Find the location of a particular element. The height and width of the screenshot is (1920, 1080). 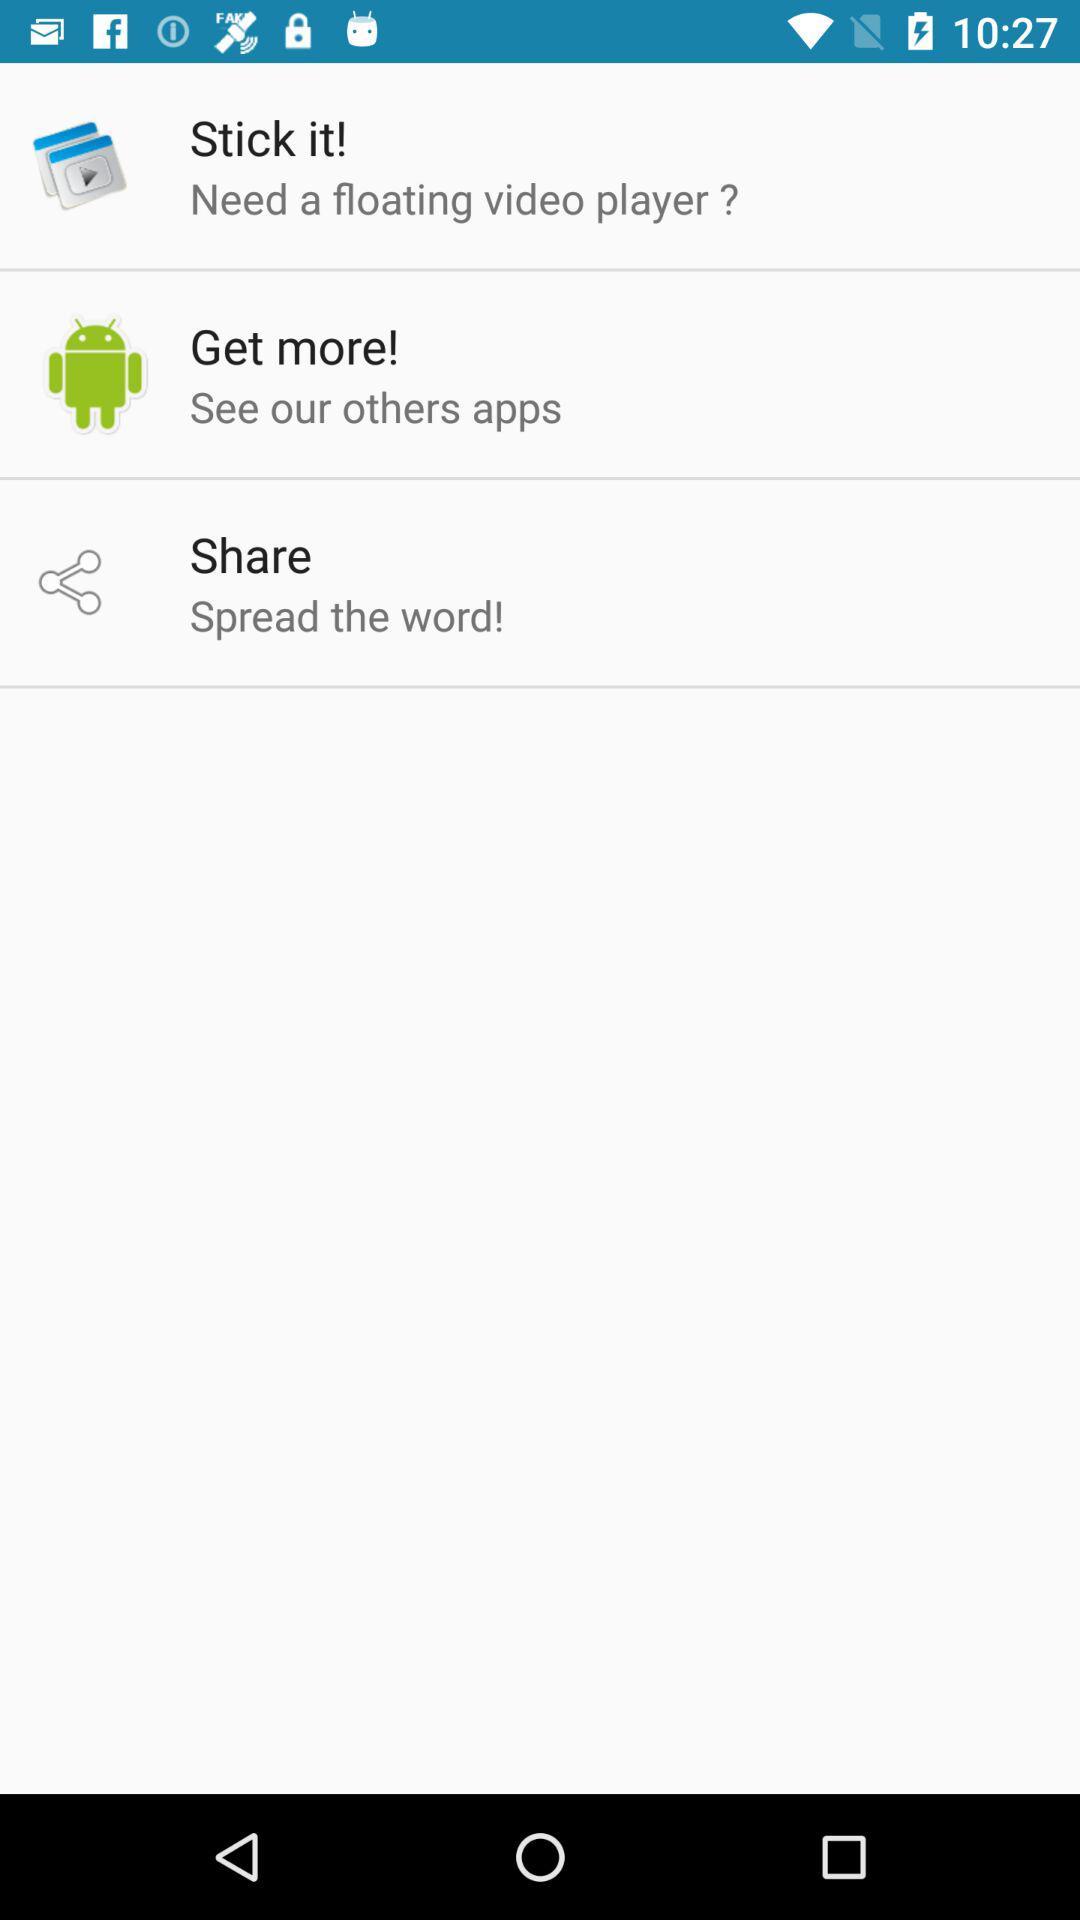

the see our others icon is located at coordinates (376, 405).